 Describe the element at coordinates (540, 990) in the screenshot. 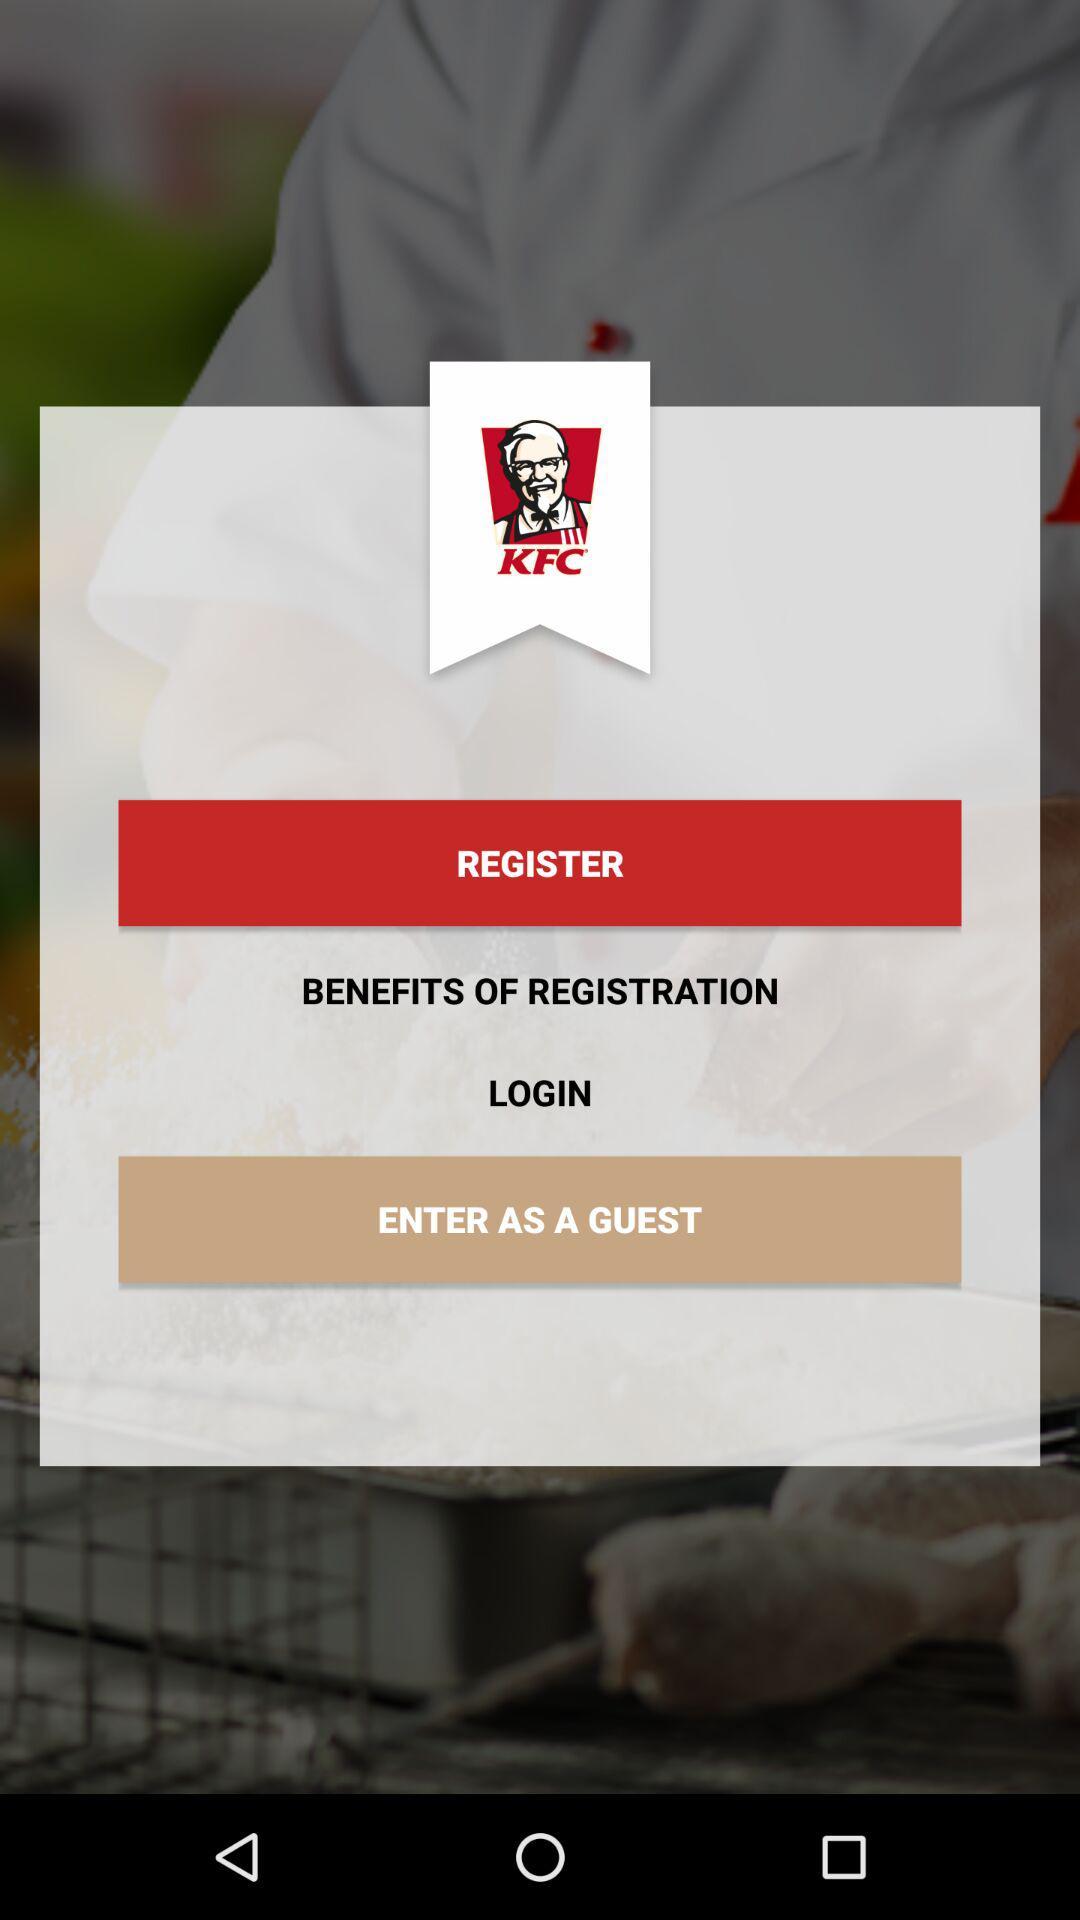

I see `benefits of registration item` at that location.